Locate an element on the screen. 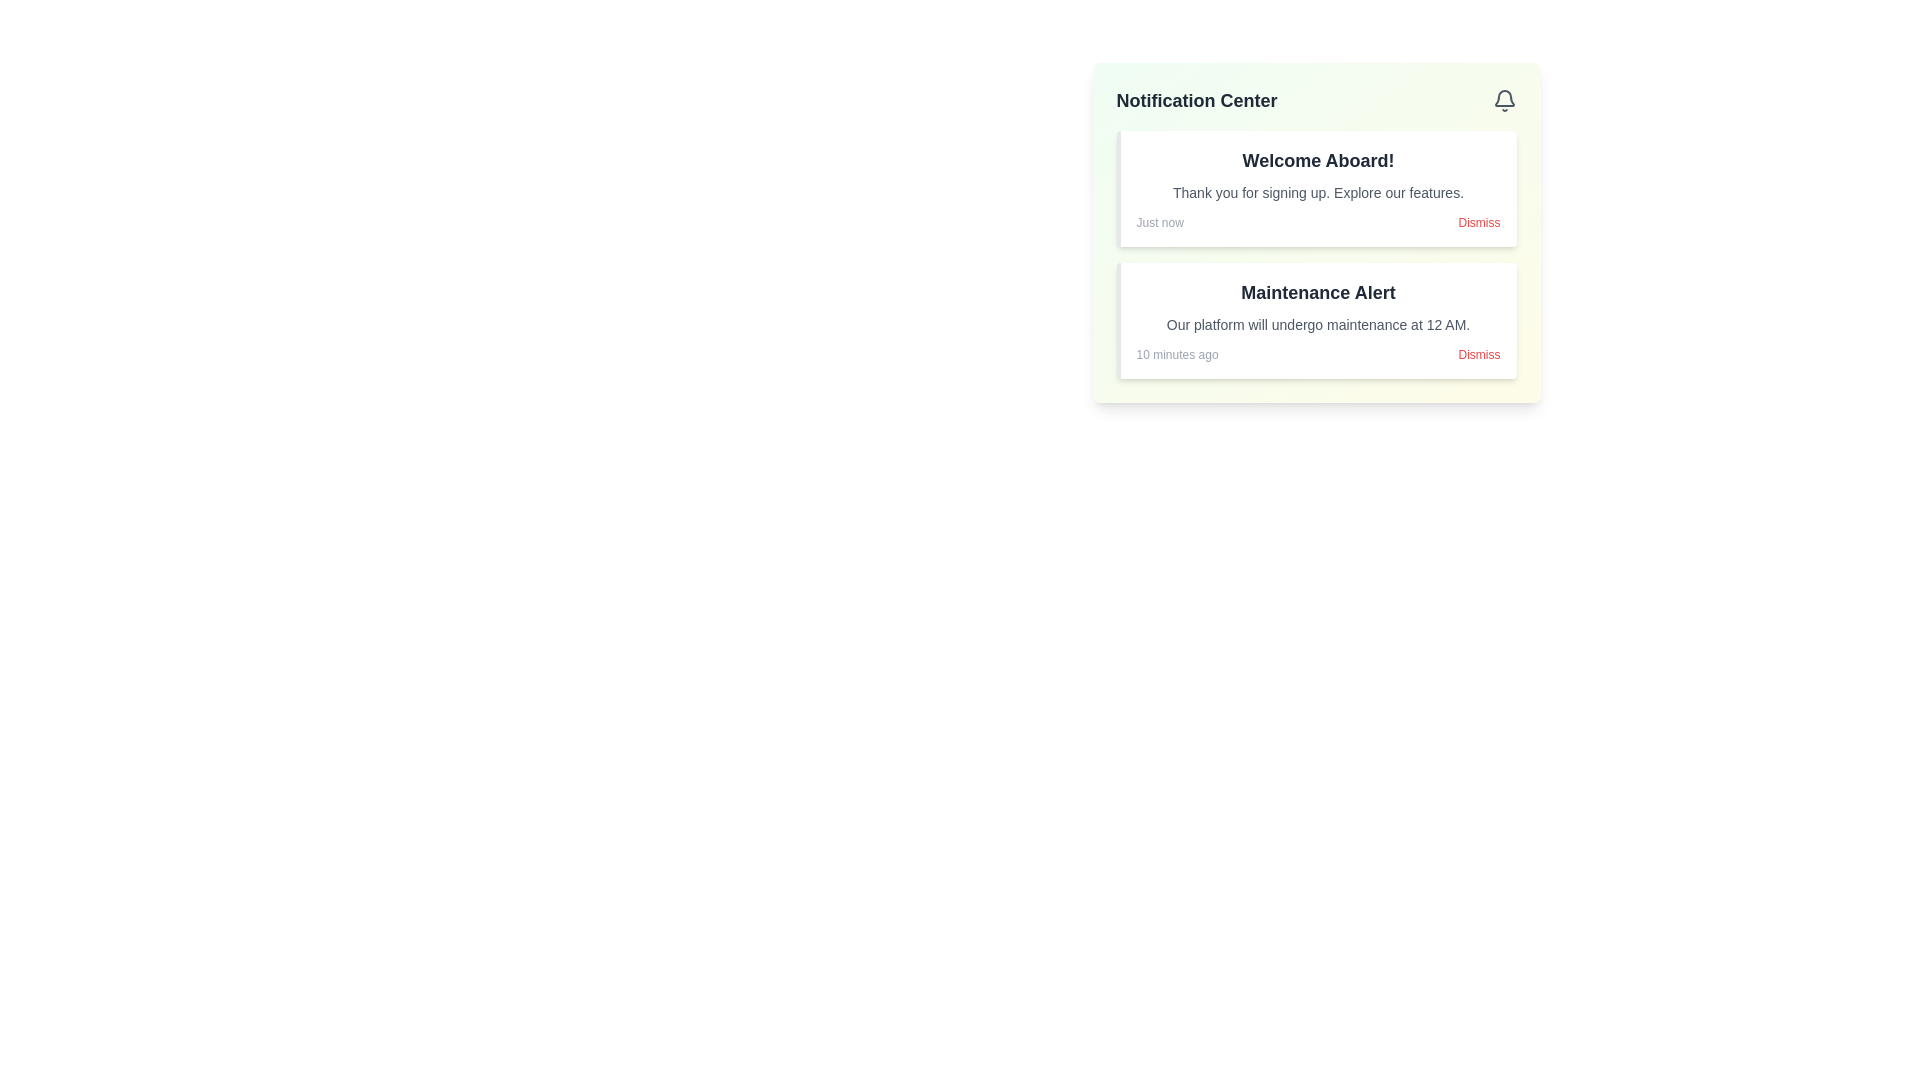 This screenshot has height=1080, width=1920. the label displaying '10 minutes ago' which is styled in gray font and positioned to the left of the 'Dismiss' link within the second notification card in the 'Notification Center' is located at coordinates (1177, 353).